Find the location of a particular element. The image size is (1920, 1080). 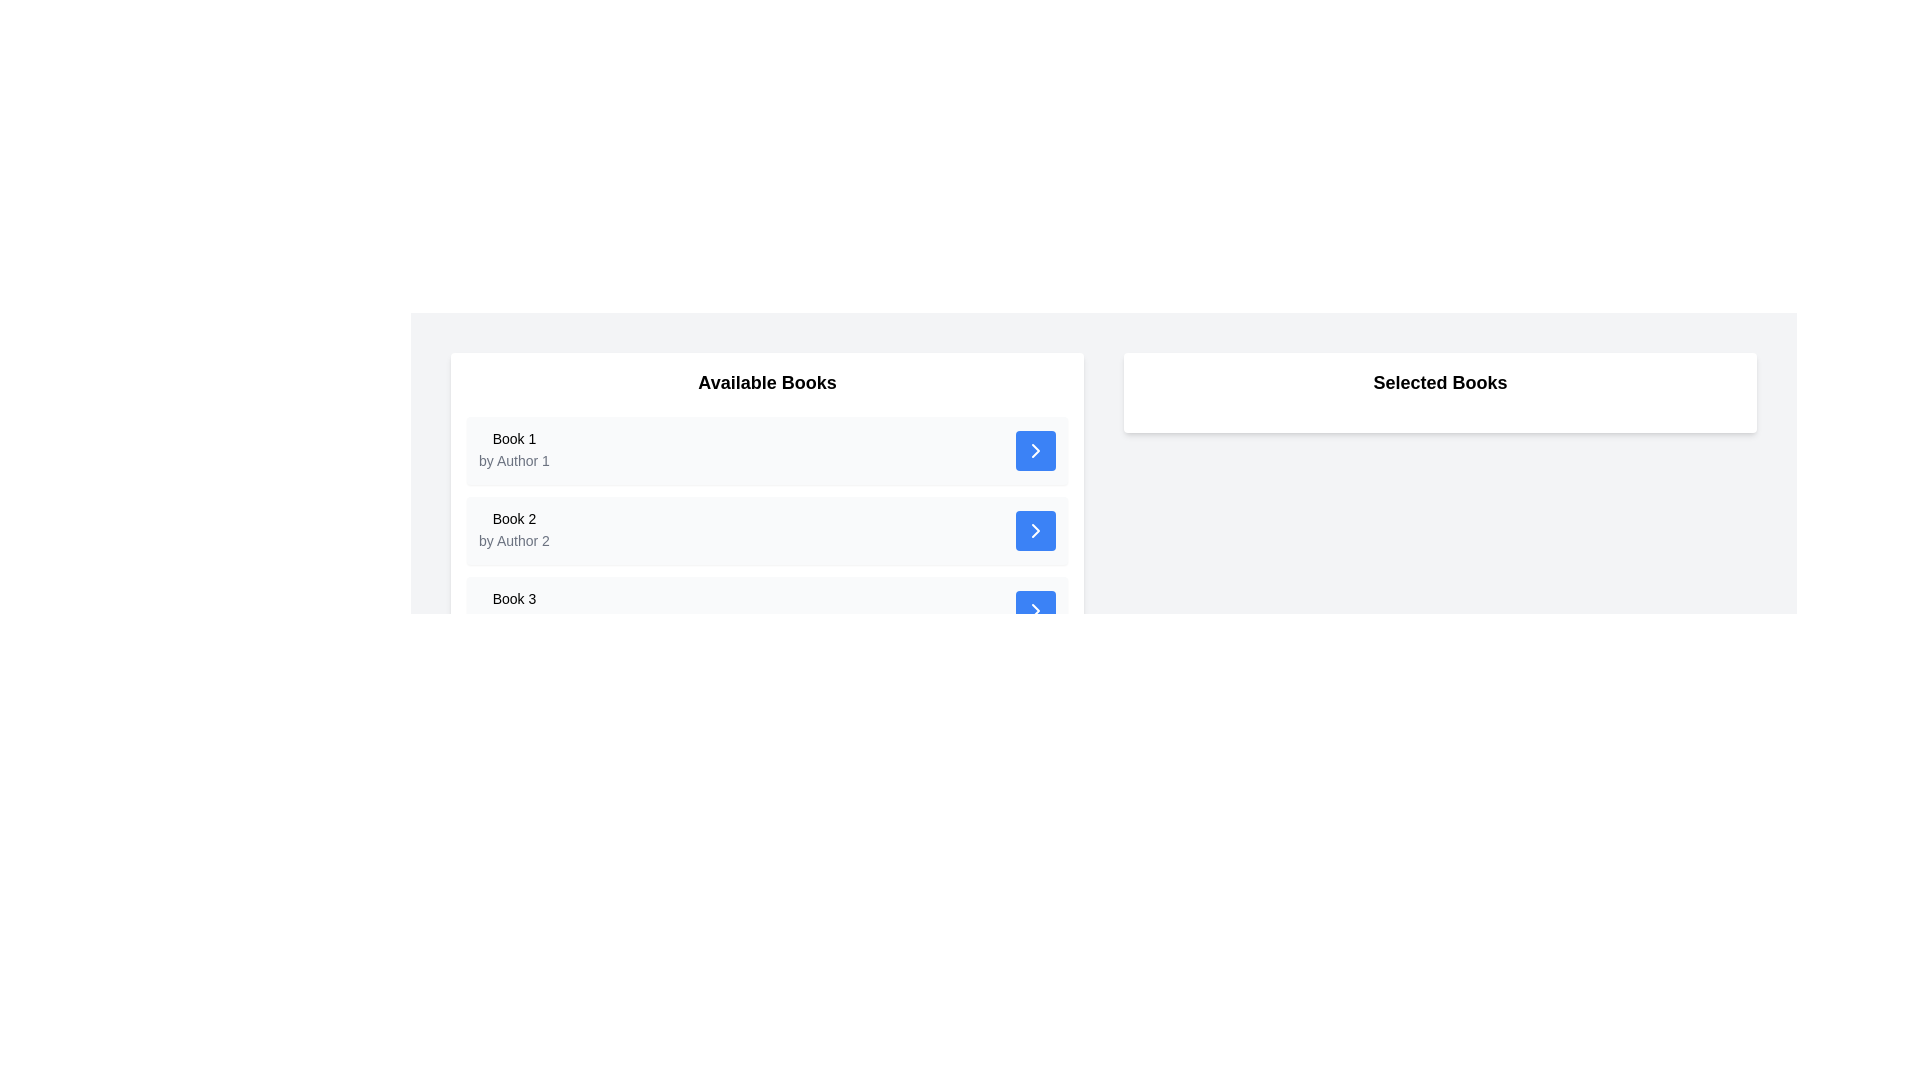

book information displayed in the text element titled 'Book 1' by 'Author 1', which is located in the 'Available Books' panel is located at coordinates (514, 451).